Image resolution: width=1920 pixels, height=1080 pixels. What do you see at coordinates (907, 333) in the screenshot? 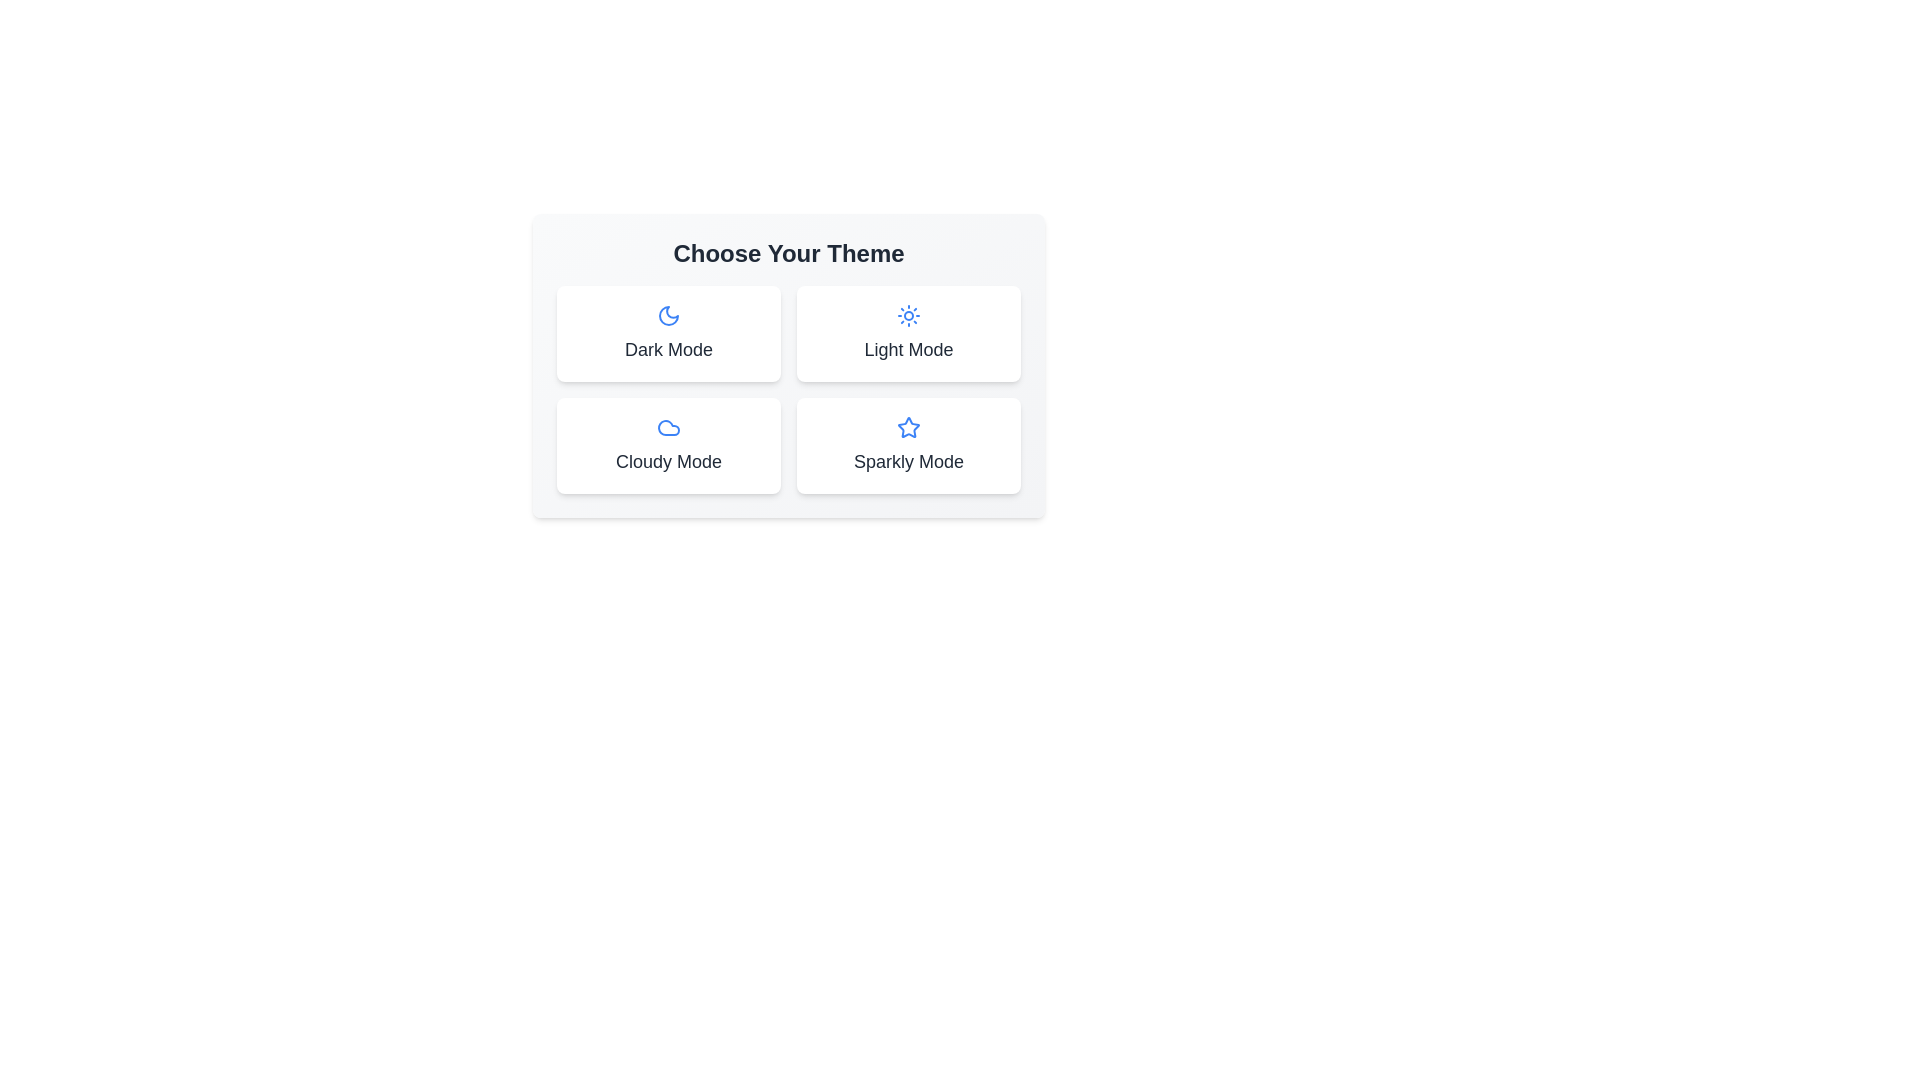
I see `the second button in the first row of a 2x2 grid of buttons` at bounding box center [907, 333].